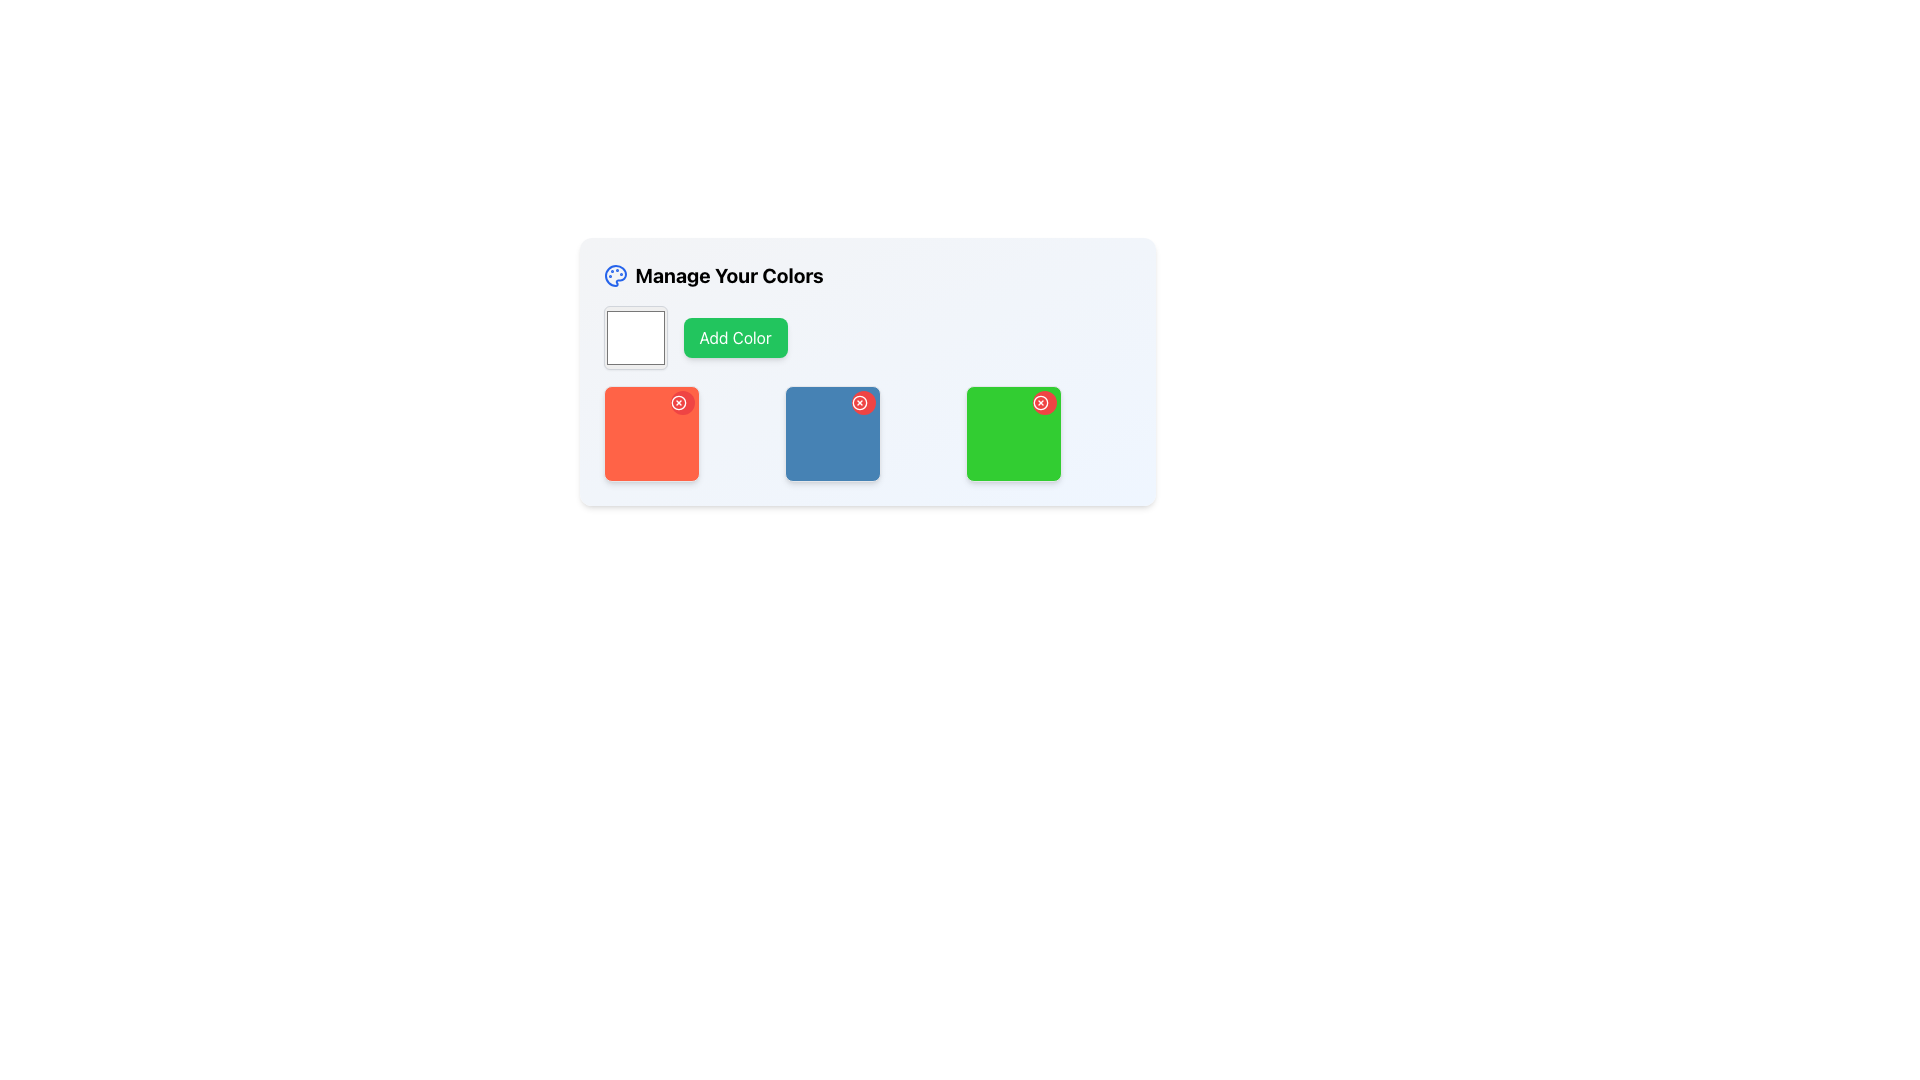 The height and width of the screenshot is (1080, 1920). What do you see at coordinates (713, 276) in the screenshot?
I see `text 'Manage Your Colors' located at the top-left section of the interface, styled in bold and large font, accompanied by a blue color palette icon` at bounding box center [713, 276].